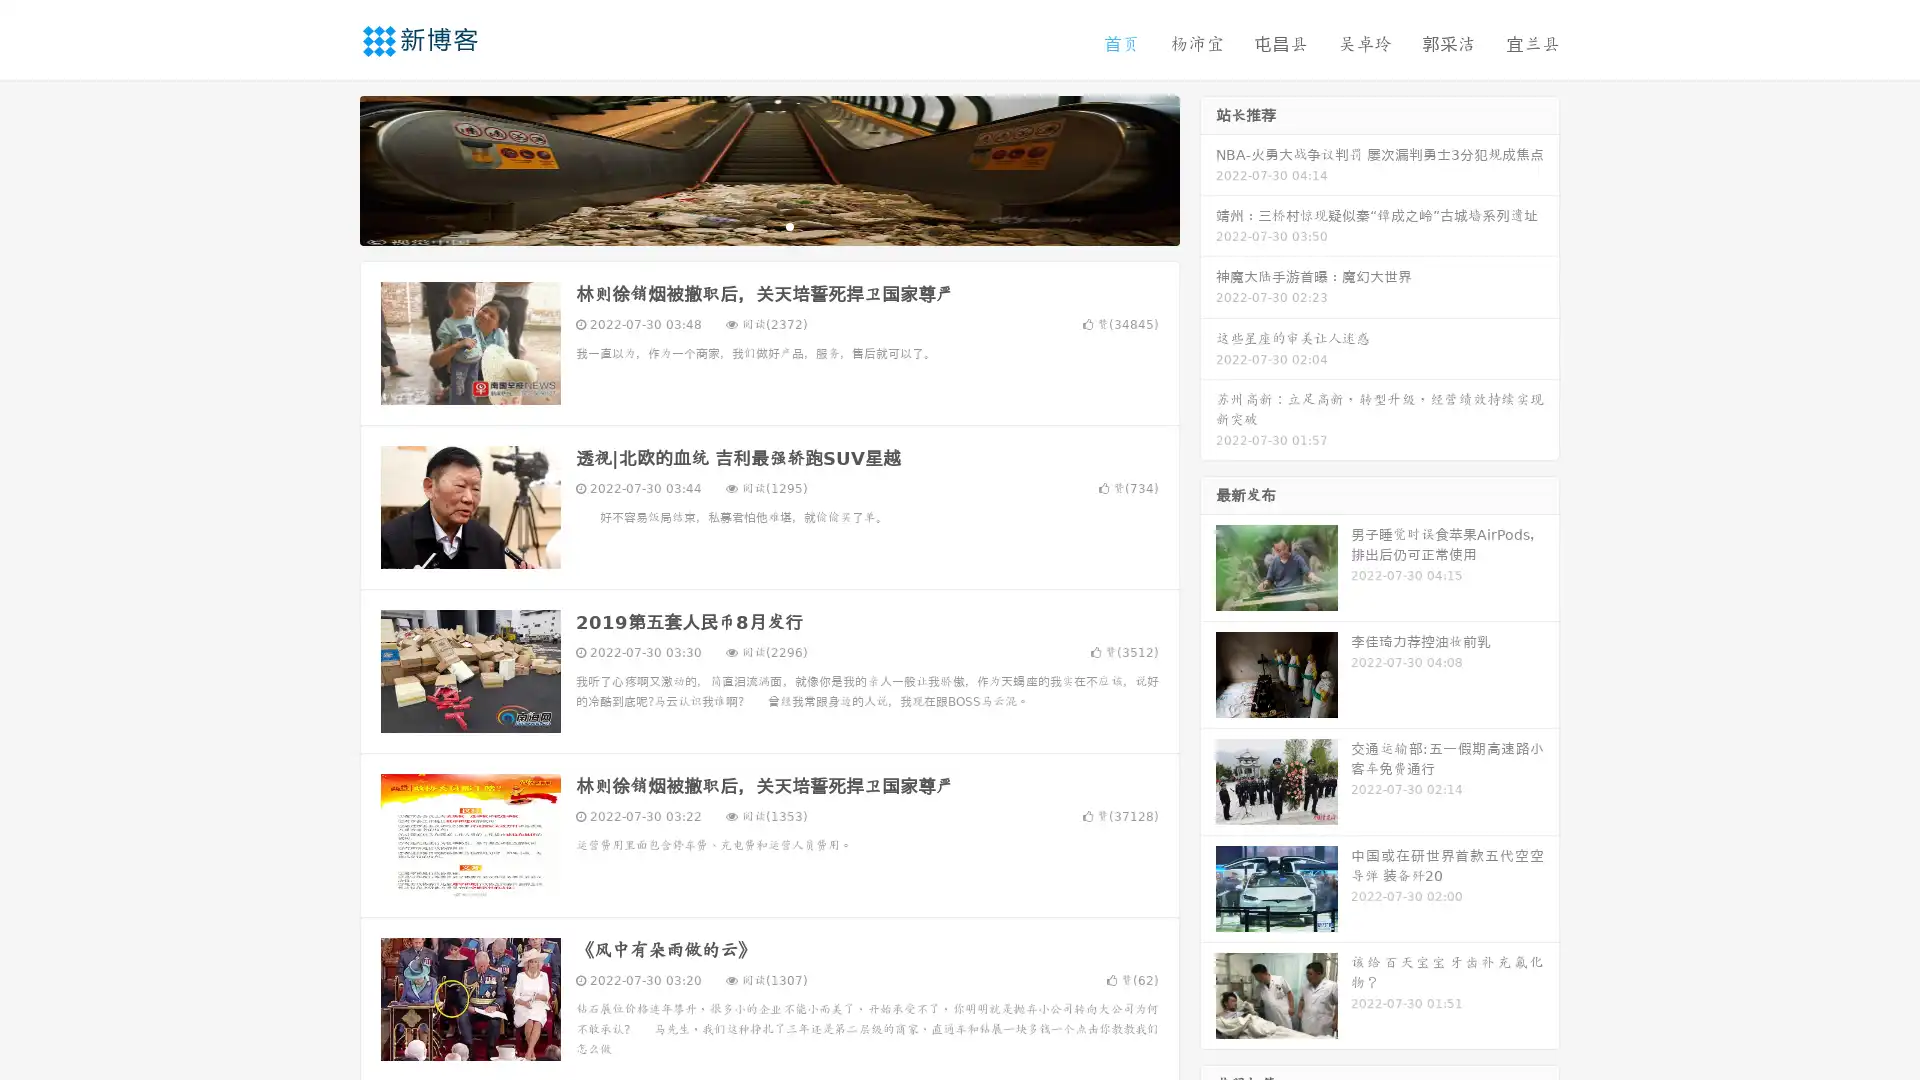 The height and width of the screenshot is (1080, 1920). What do you see at coordinates (789, 225) in the screenshot?
I see `Go to slide 3` at bounding box center [789, 225].